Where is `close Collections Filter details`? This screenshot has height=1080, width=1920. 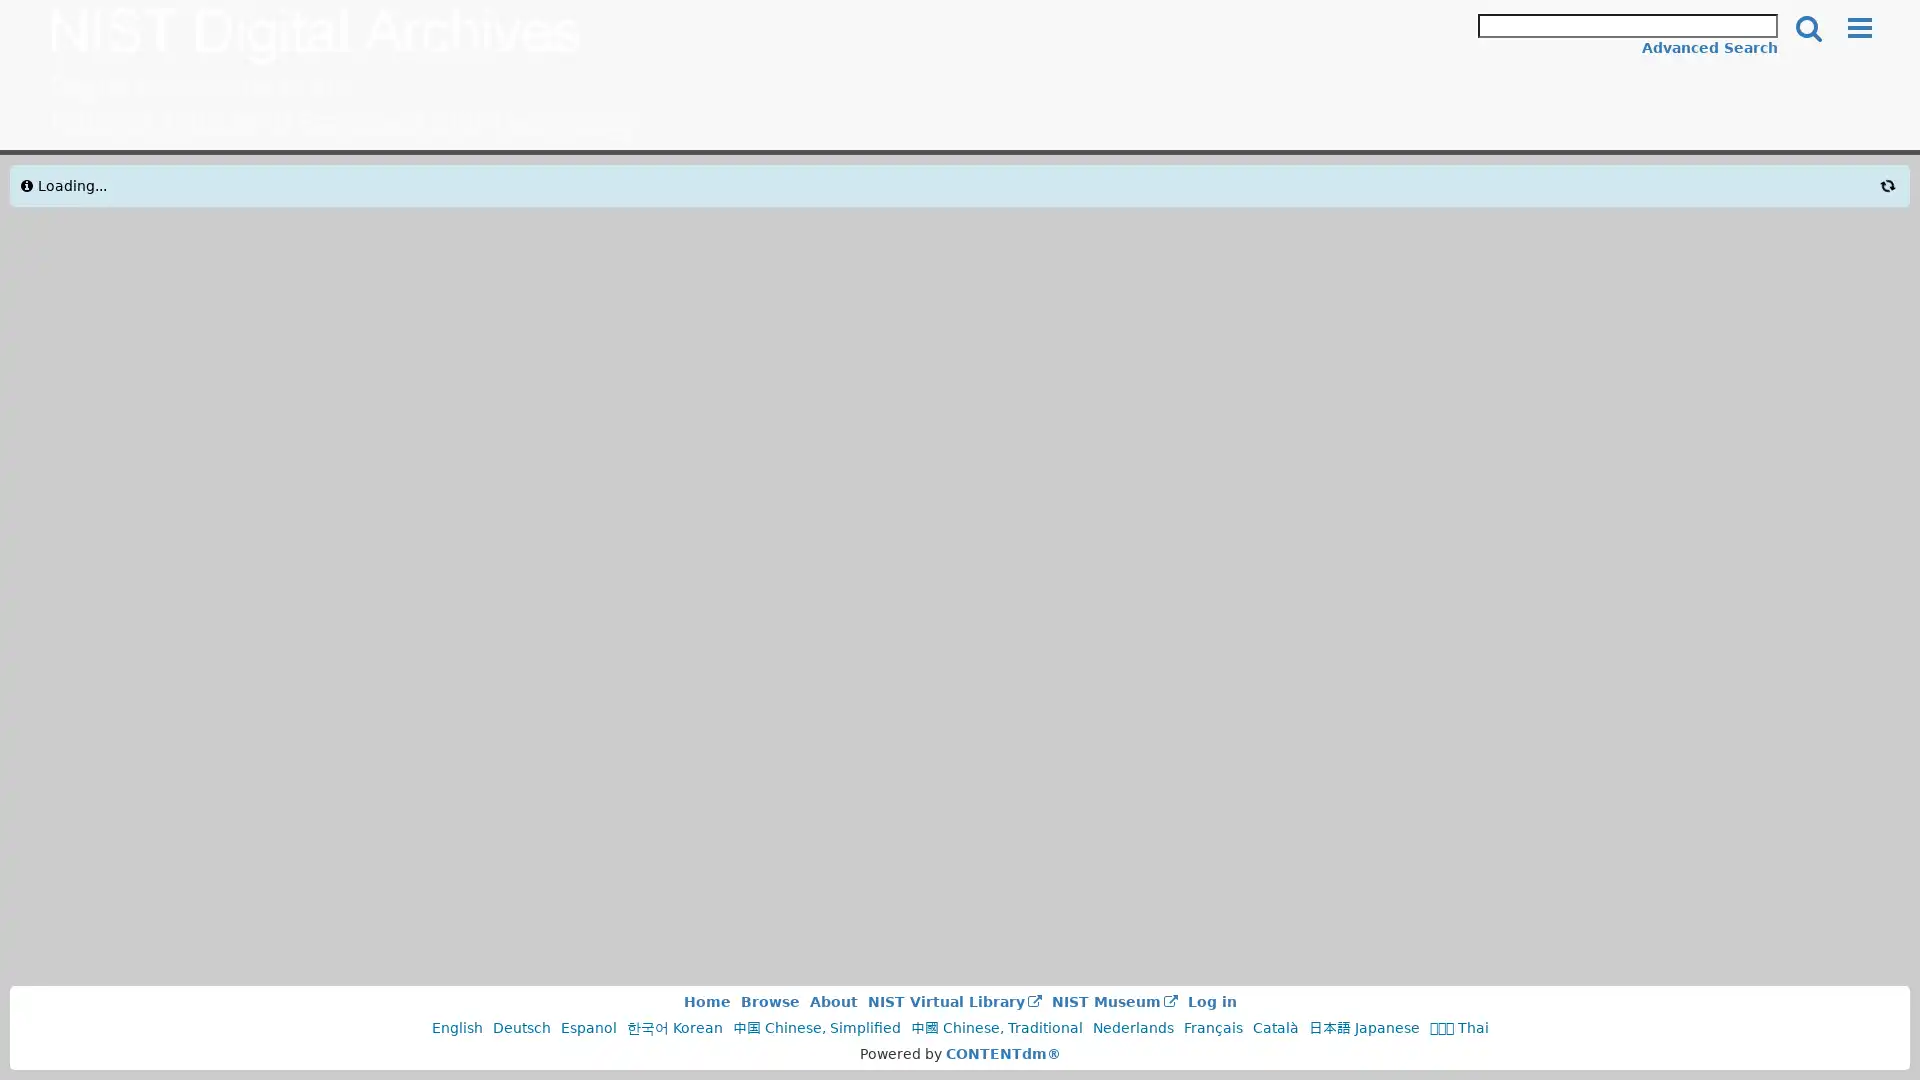 close Collections Filter details is located at coordinates (118, 192).